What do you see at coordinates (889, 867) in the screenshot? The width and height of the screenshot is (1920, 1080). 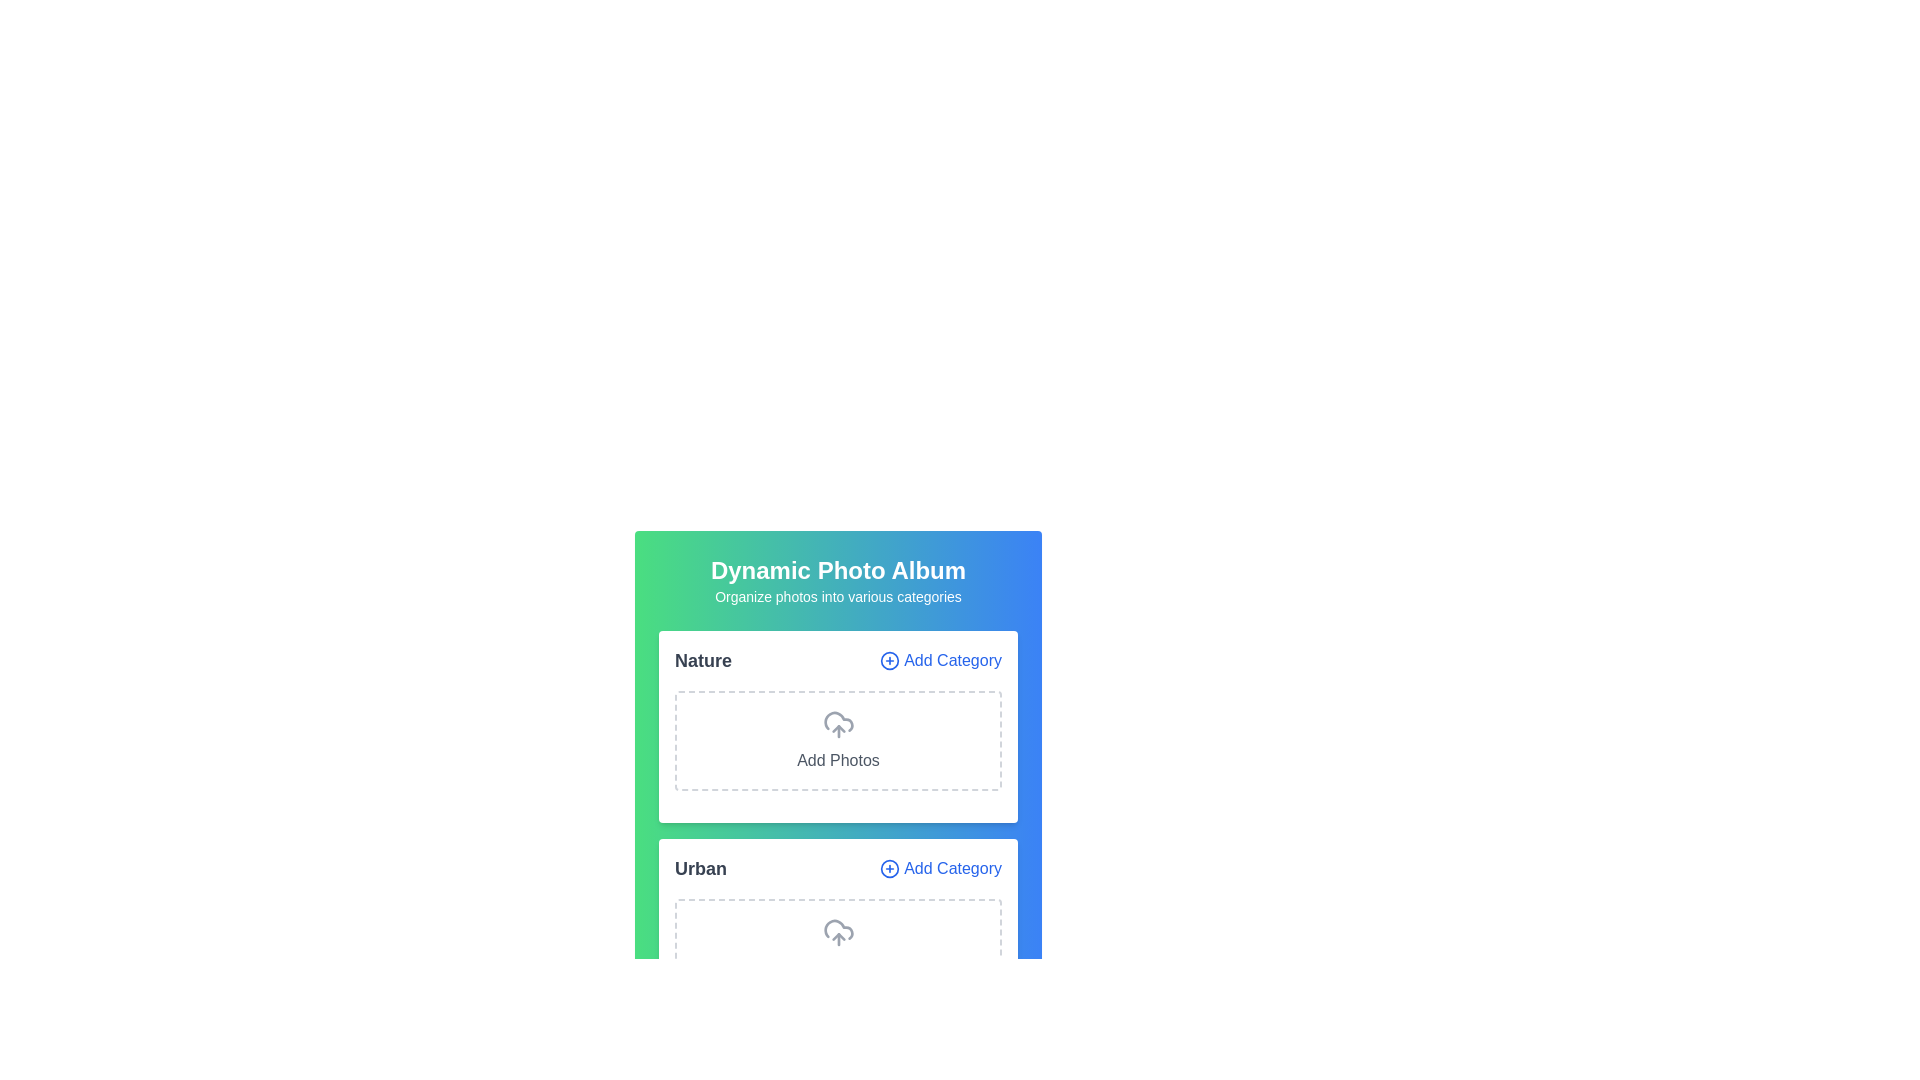 I see `the icon button within the 'Add Category' button located at the top-right corner of the 'Urban' category box` at bounding box center [889, 867].